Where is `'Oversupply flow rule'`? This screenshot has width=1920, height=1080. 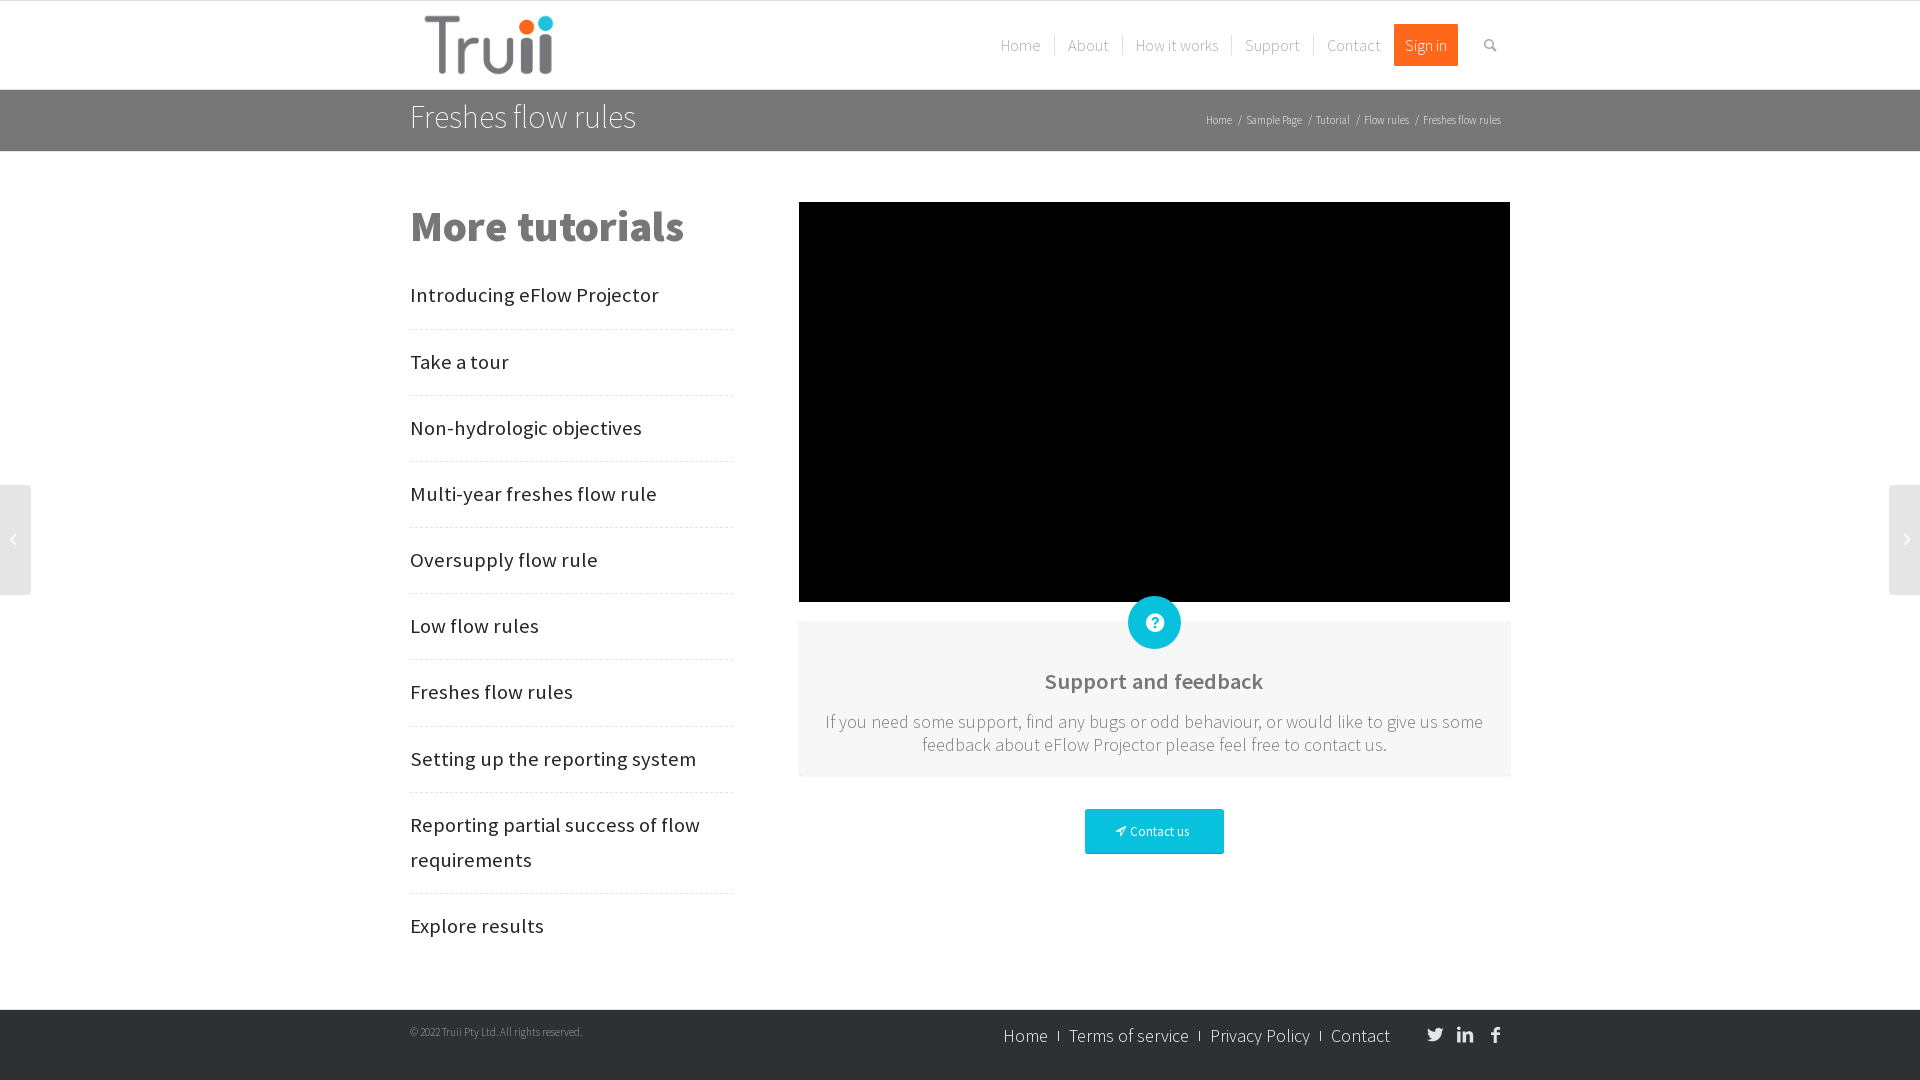
'Oversupply flow rule' is located at coordinates (504, 559).